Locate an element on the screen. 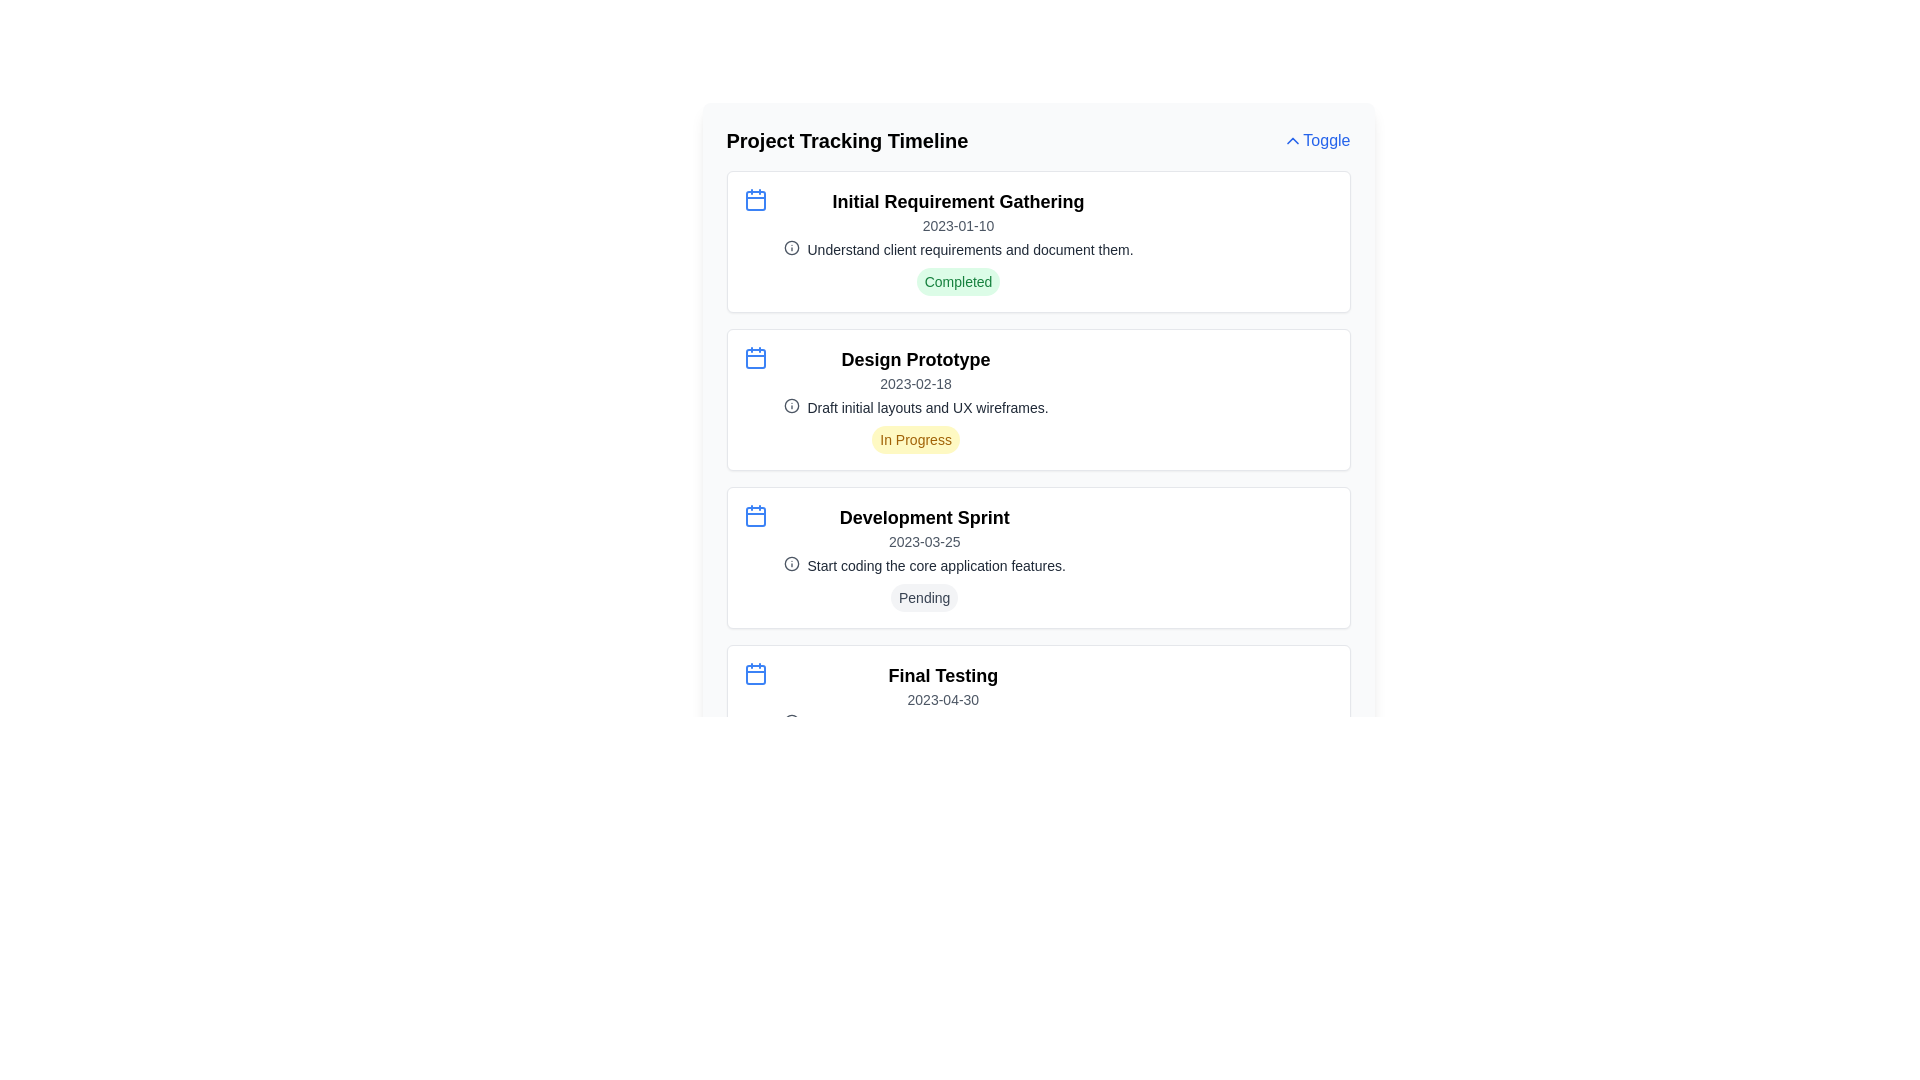  the 'Completed' badge, which has a light green background and is located below the task description in the 'Initial Requirement Gathering' section is located at coordinates (957, 281).